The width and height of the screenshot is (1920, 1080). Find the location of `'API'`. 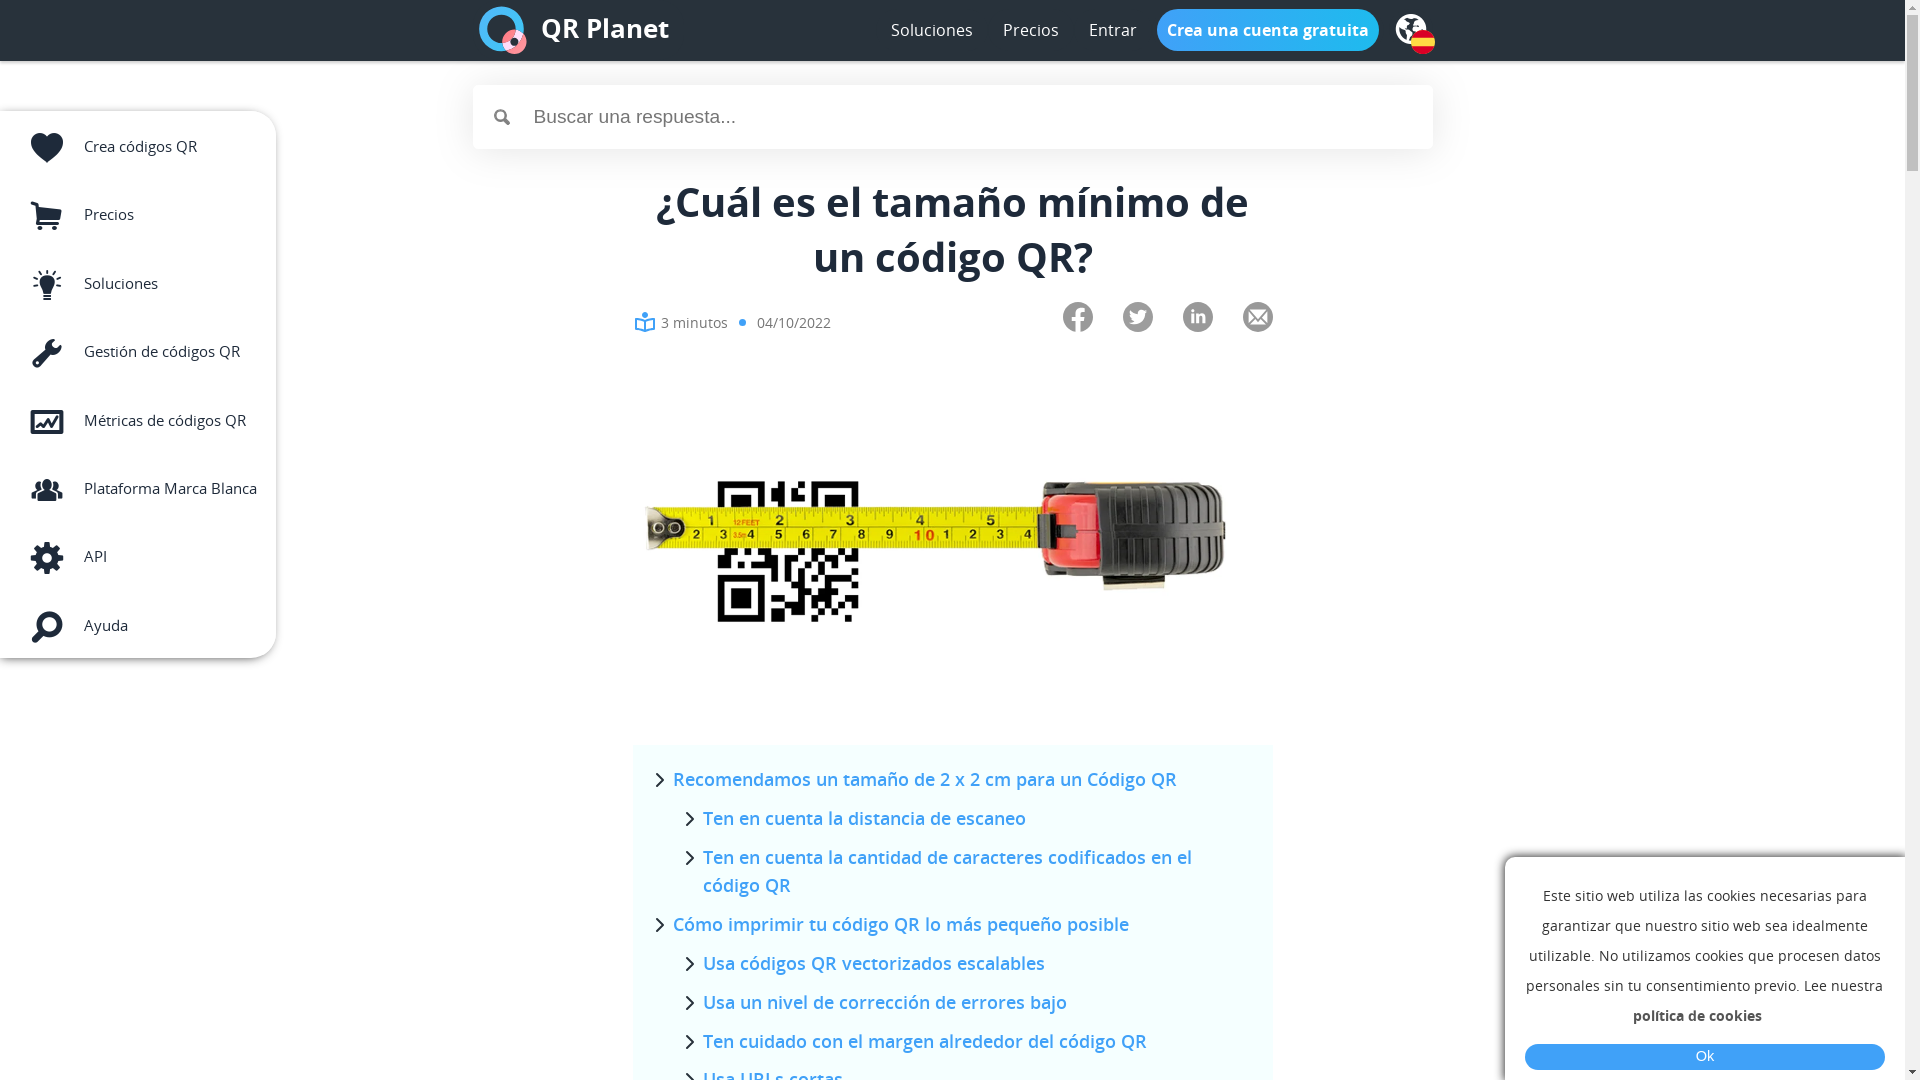

'API' is located at coordinates (137, 553).